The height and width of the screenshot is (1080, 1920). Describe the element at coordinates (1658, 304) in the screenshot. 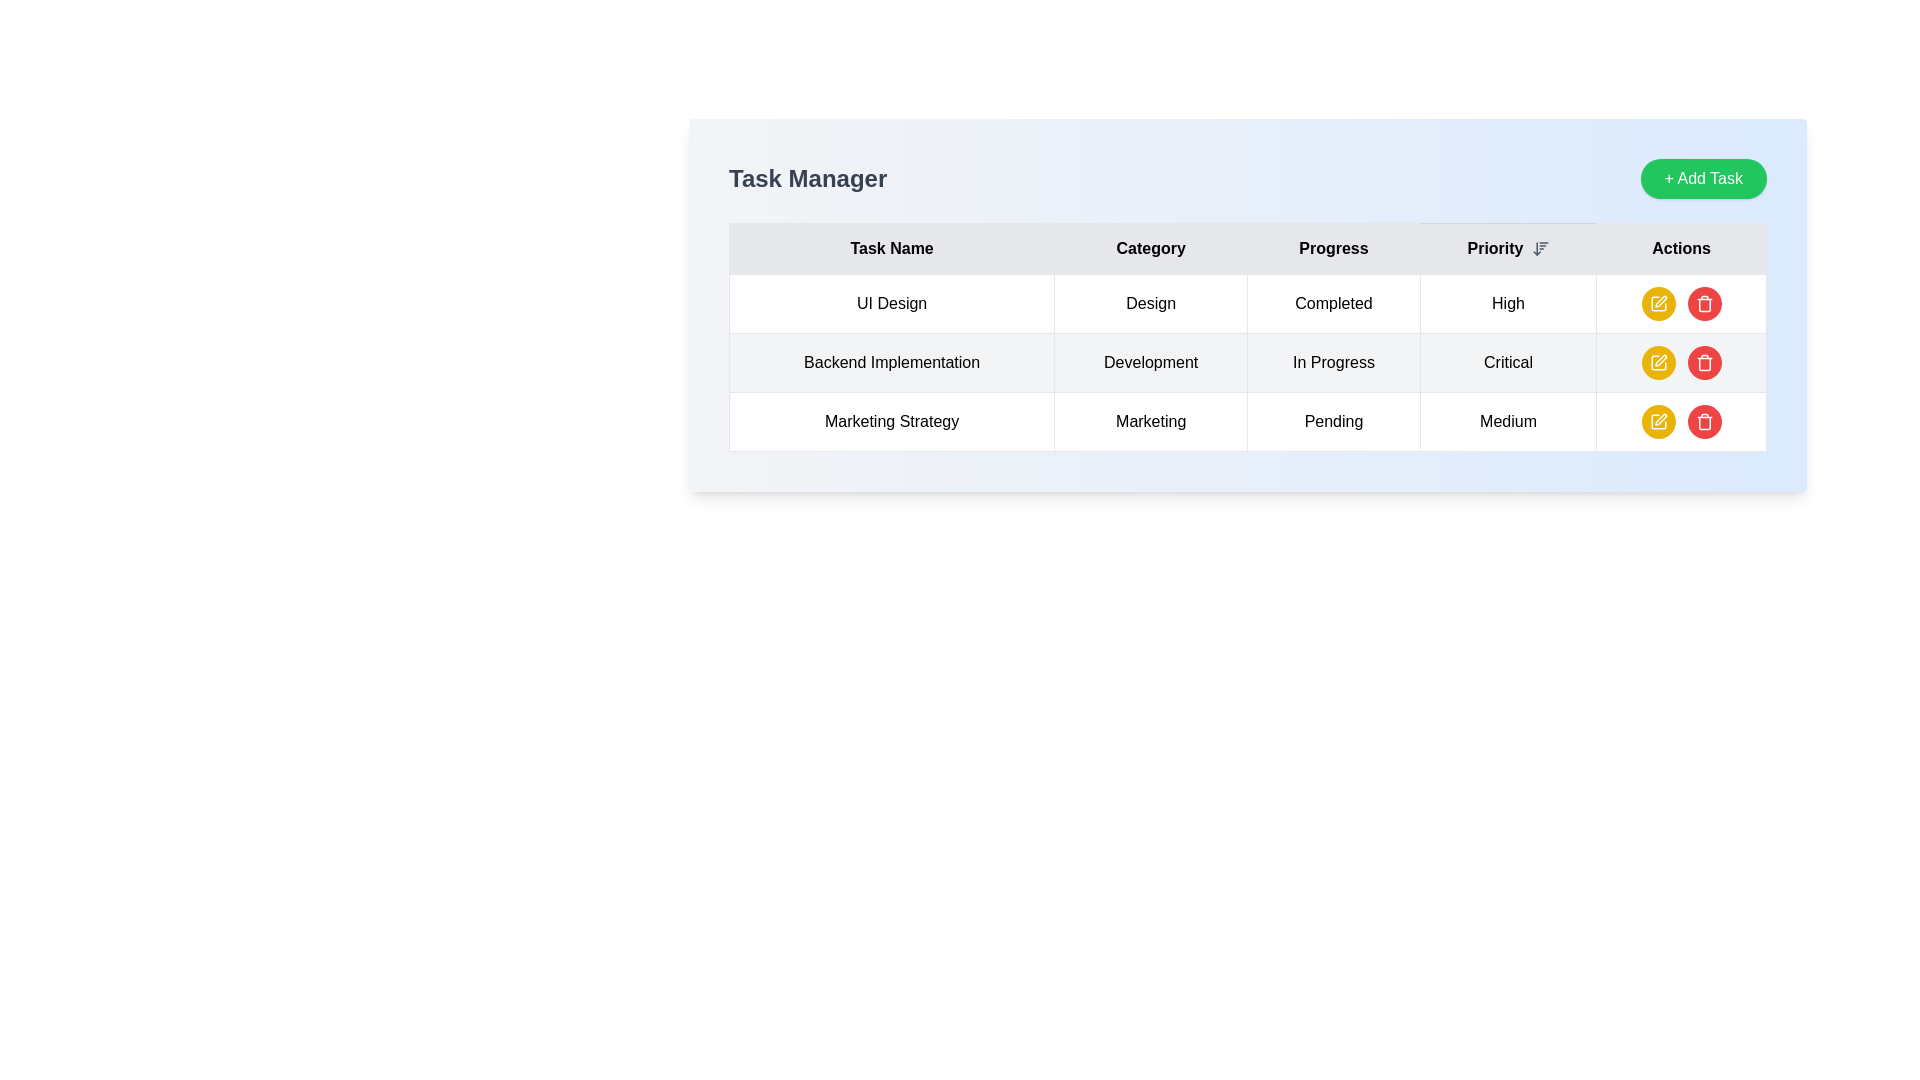

I see `the icon button for editing tasks in the 'Actions' column of the first row of the task management table` at that location.